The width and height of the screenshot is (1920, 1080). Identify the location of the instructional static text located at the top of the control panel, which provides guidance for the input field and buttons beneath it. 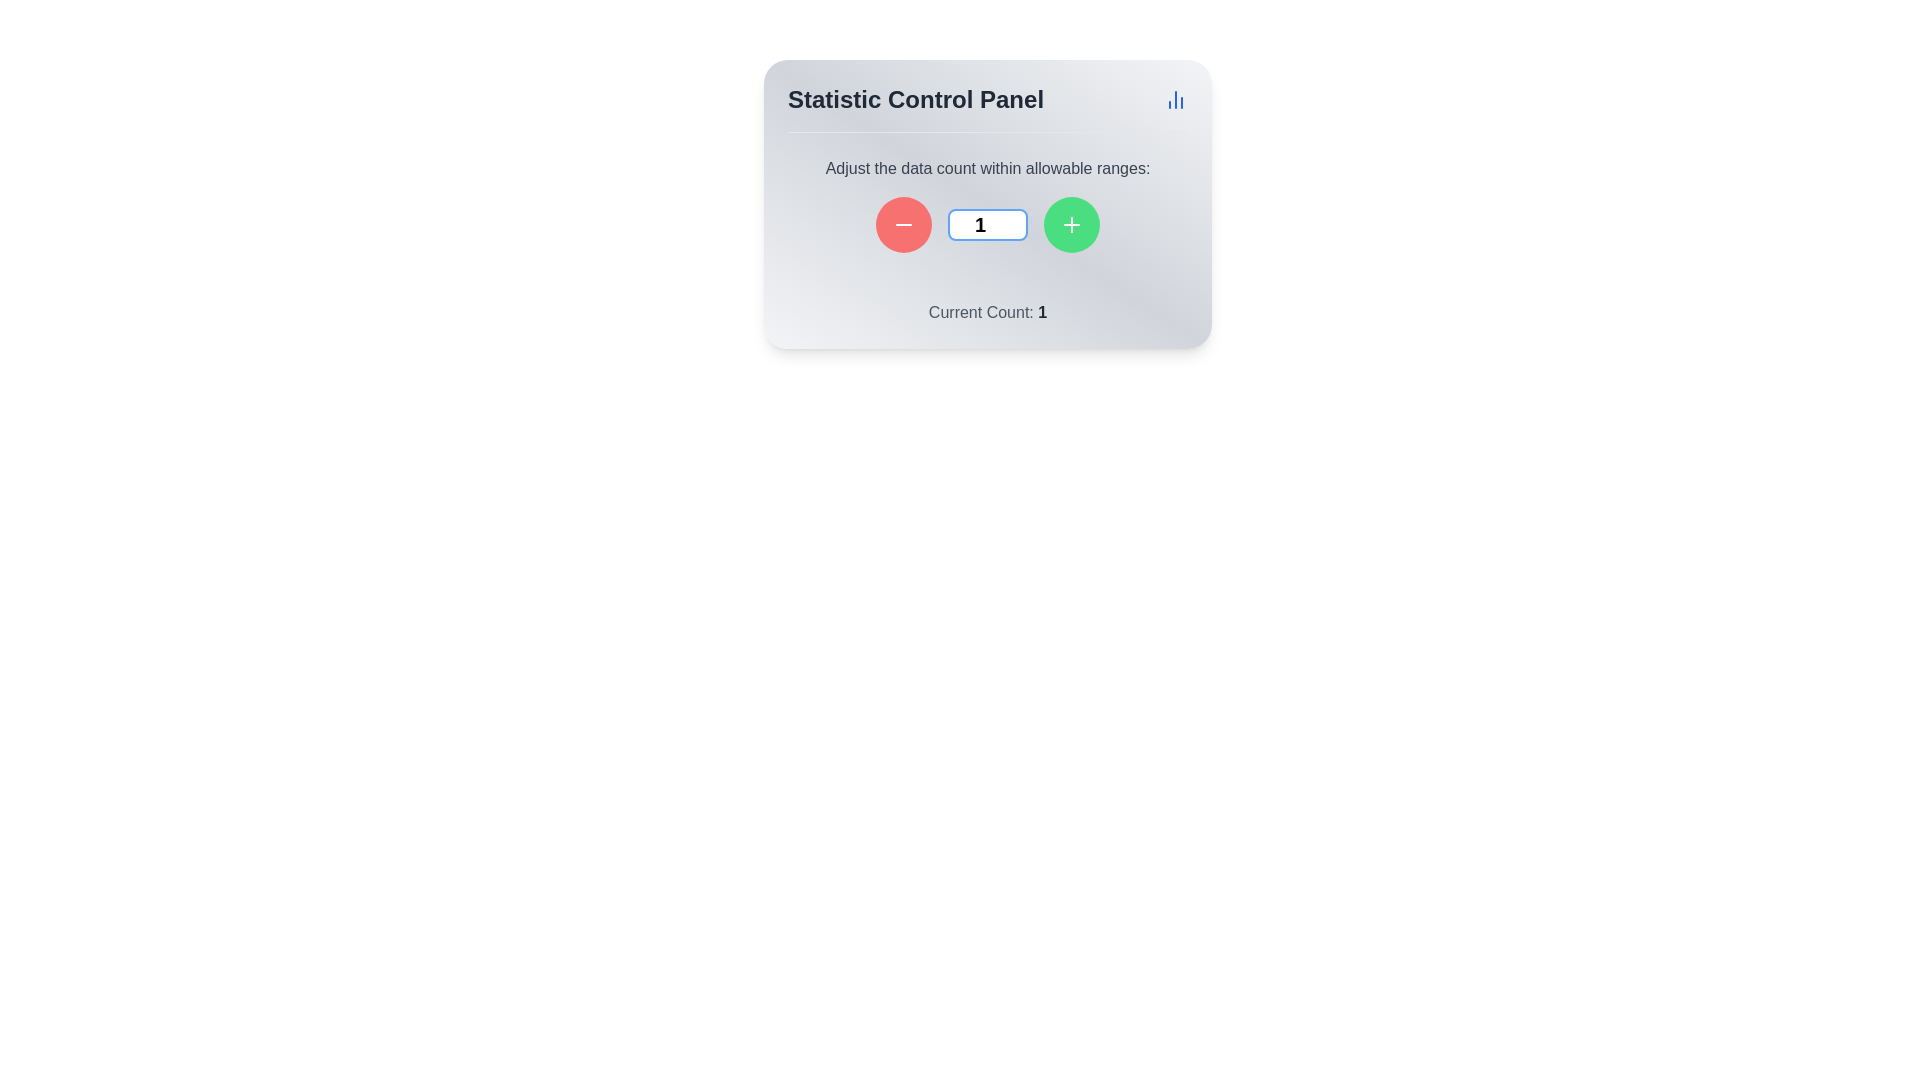
(988, 168).